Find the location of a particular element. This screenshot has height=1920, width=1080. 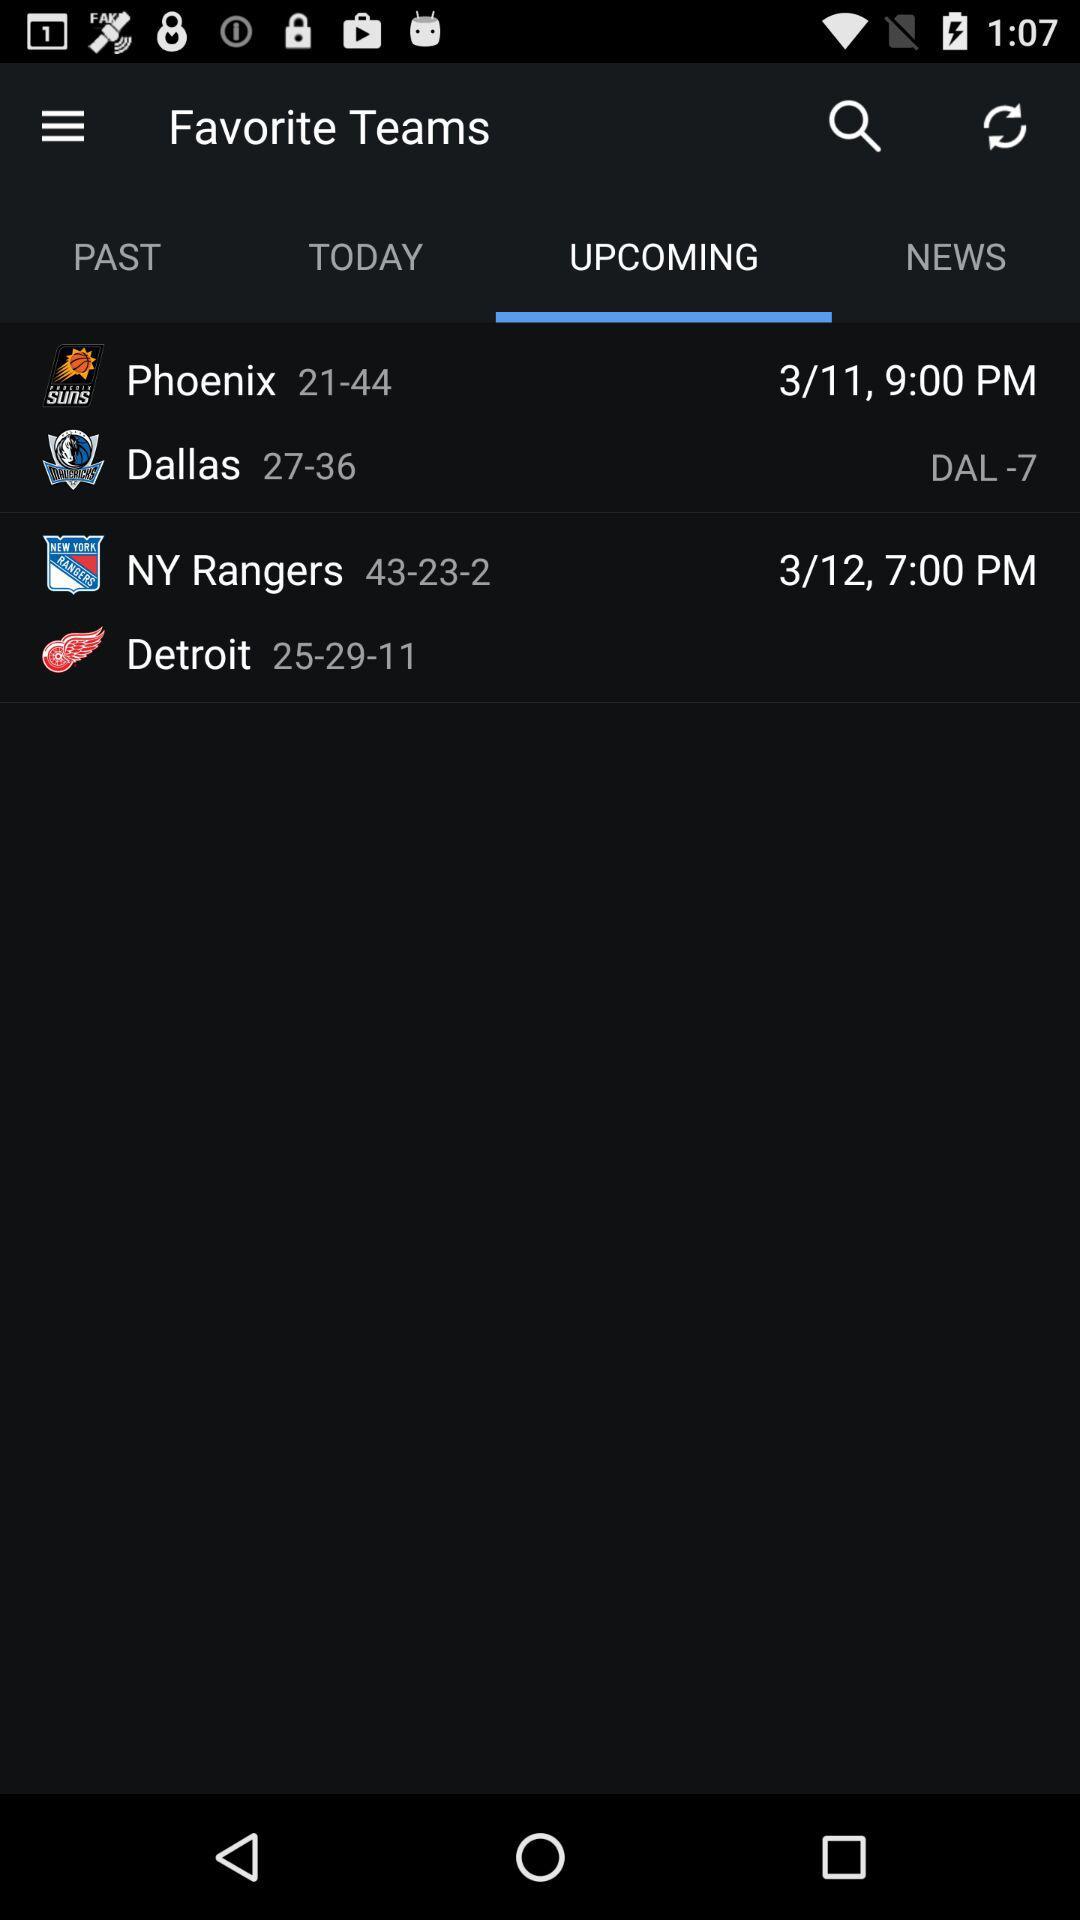

search engine is located at coordinates (855, 124).